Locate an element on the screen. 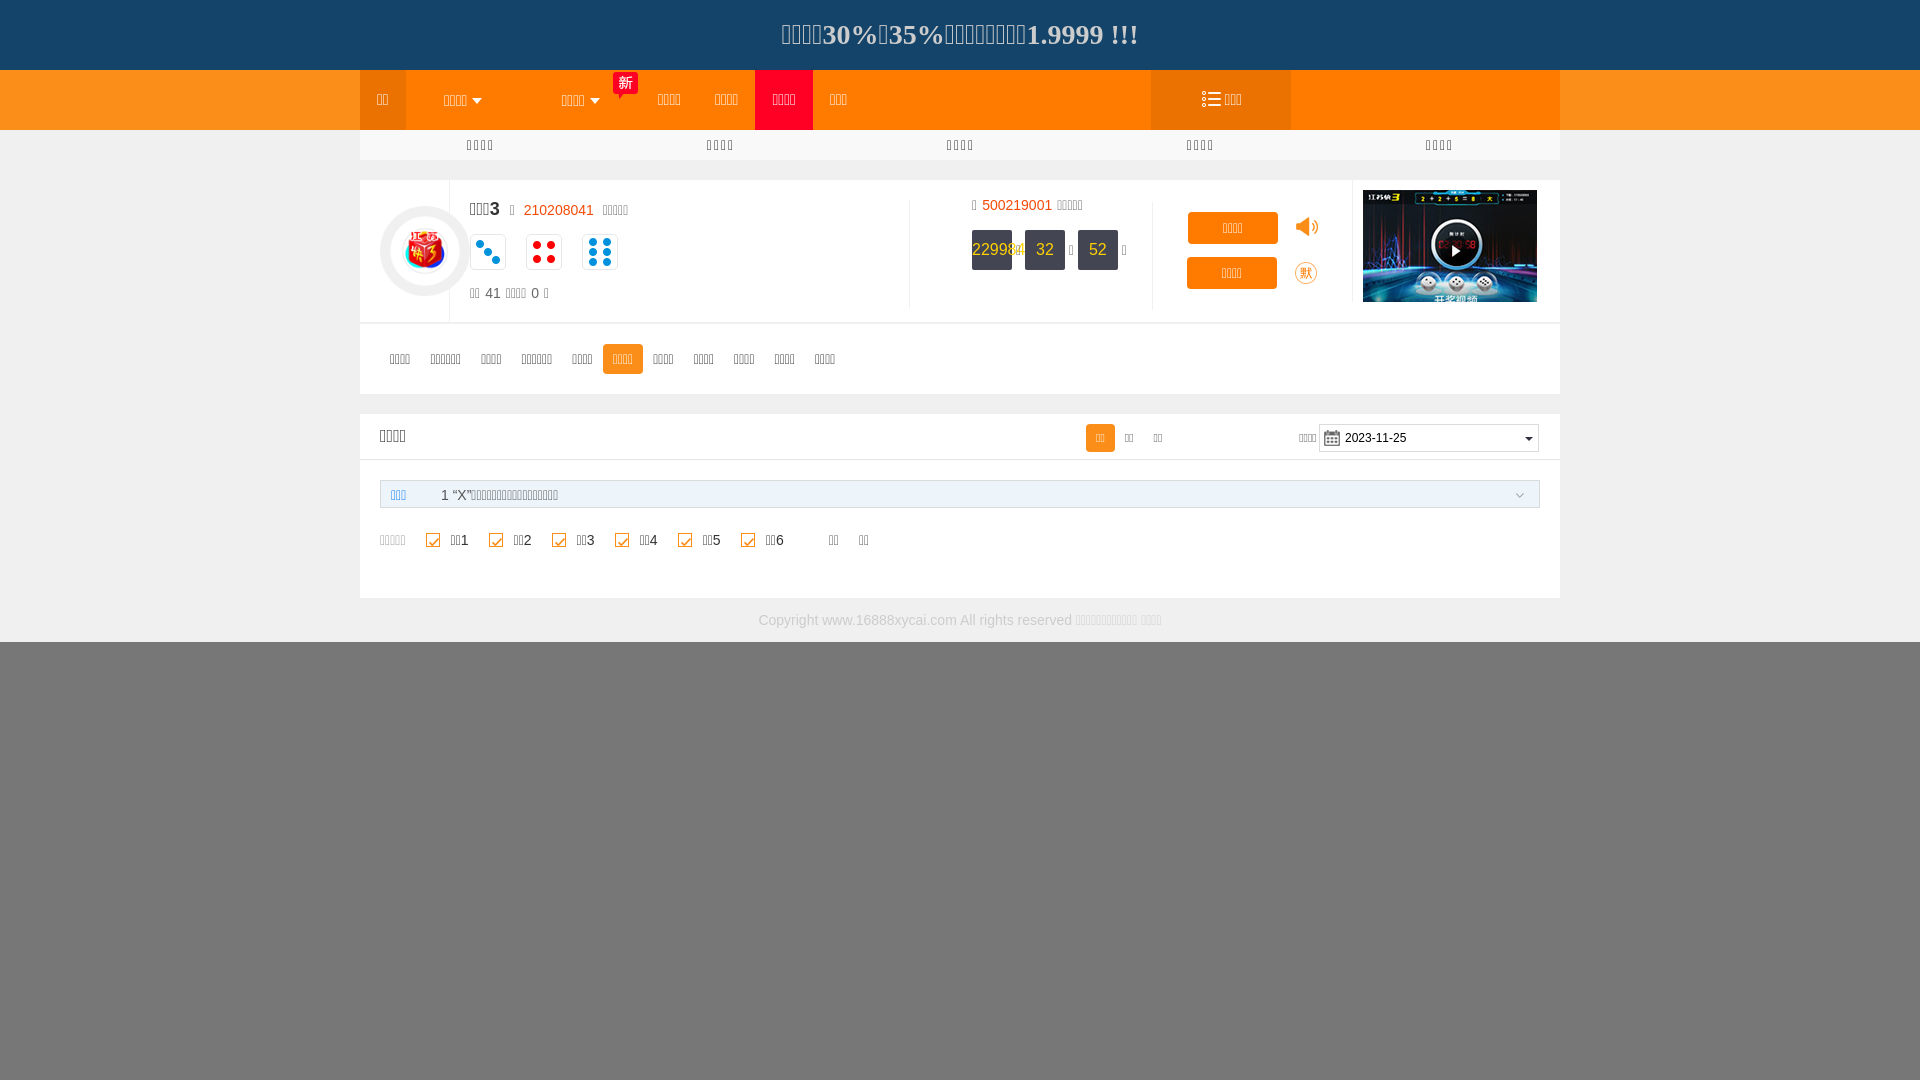 The width and height of the screenshot is (1920, 1080). 'www.16888xycai.com' is located at coordinates (888, 619).